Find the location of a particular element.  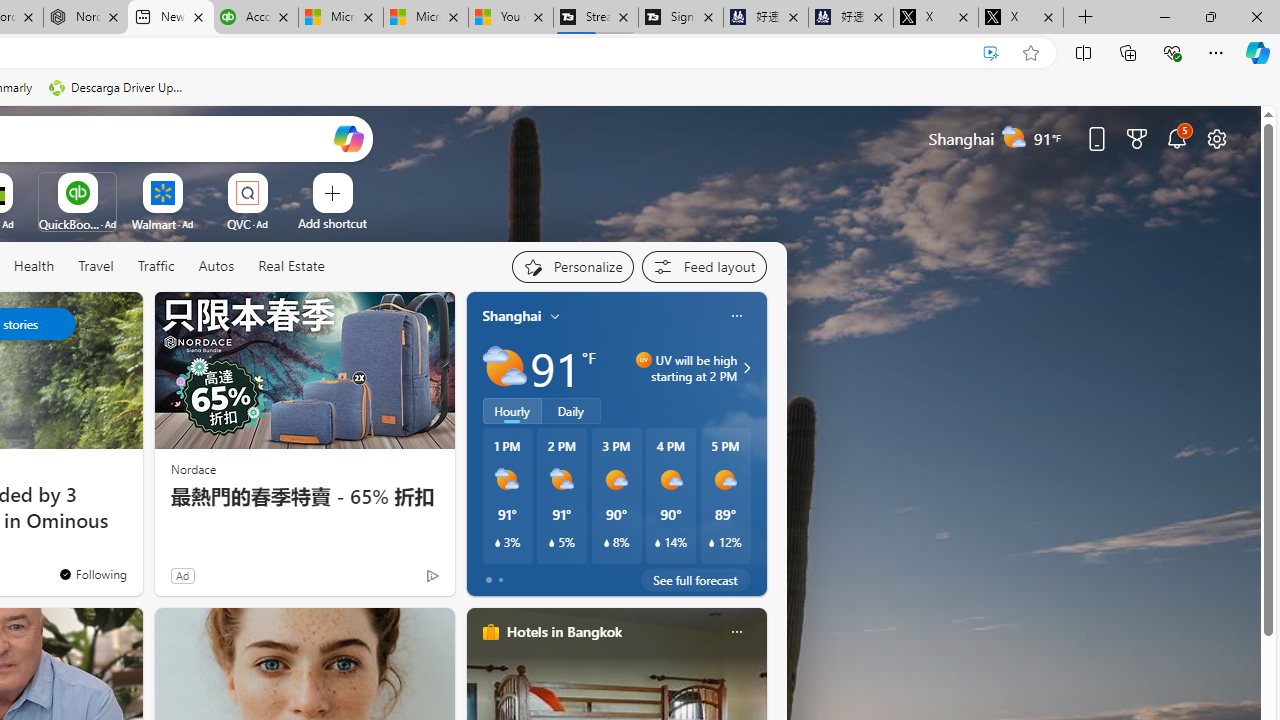

'Accounting Software for Accountants, CPAs and Bookkeepers' is located at coordinates (255, 17).